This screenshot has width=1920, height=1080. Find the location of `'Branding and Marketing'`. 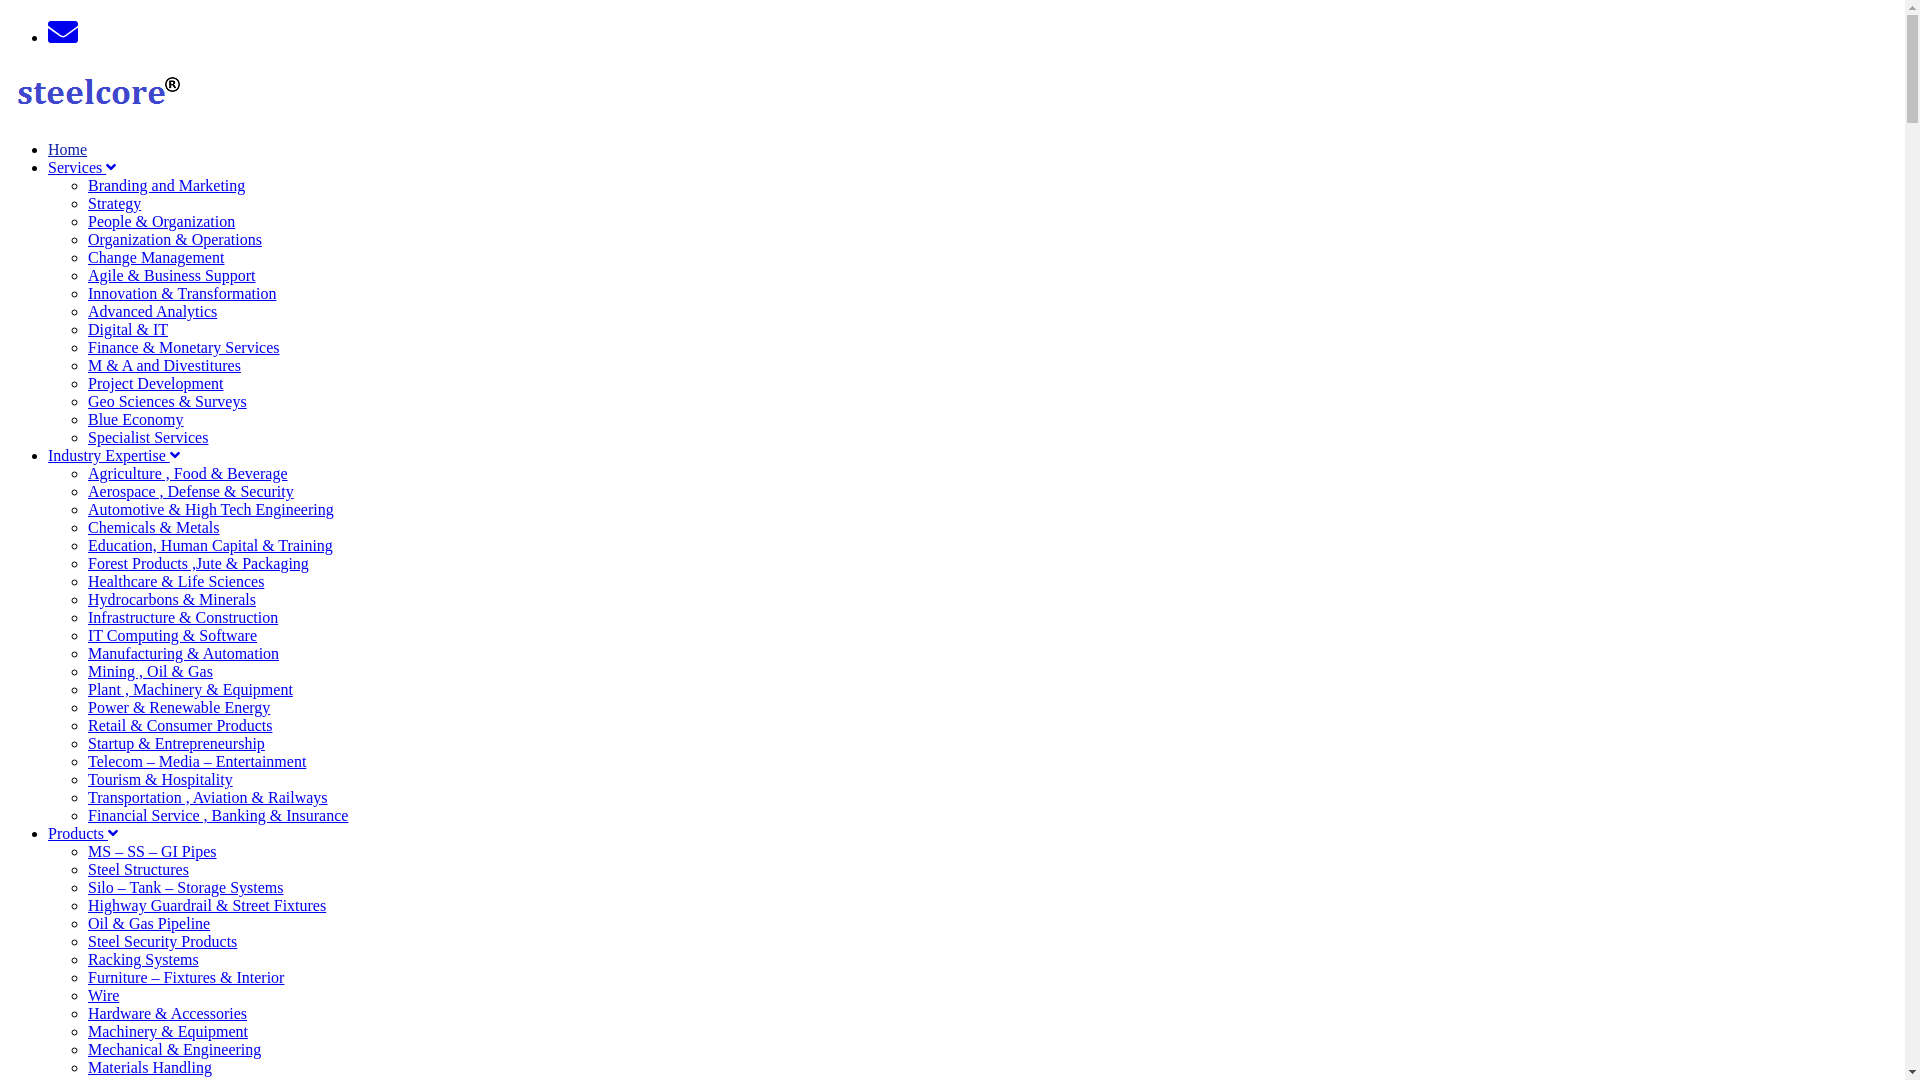

'Branding and Marketing' is located at coordinates (166, 185).